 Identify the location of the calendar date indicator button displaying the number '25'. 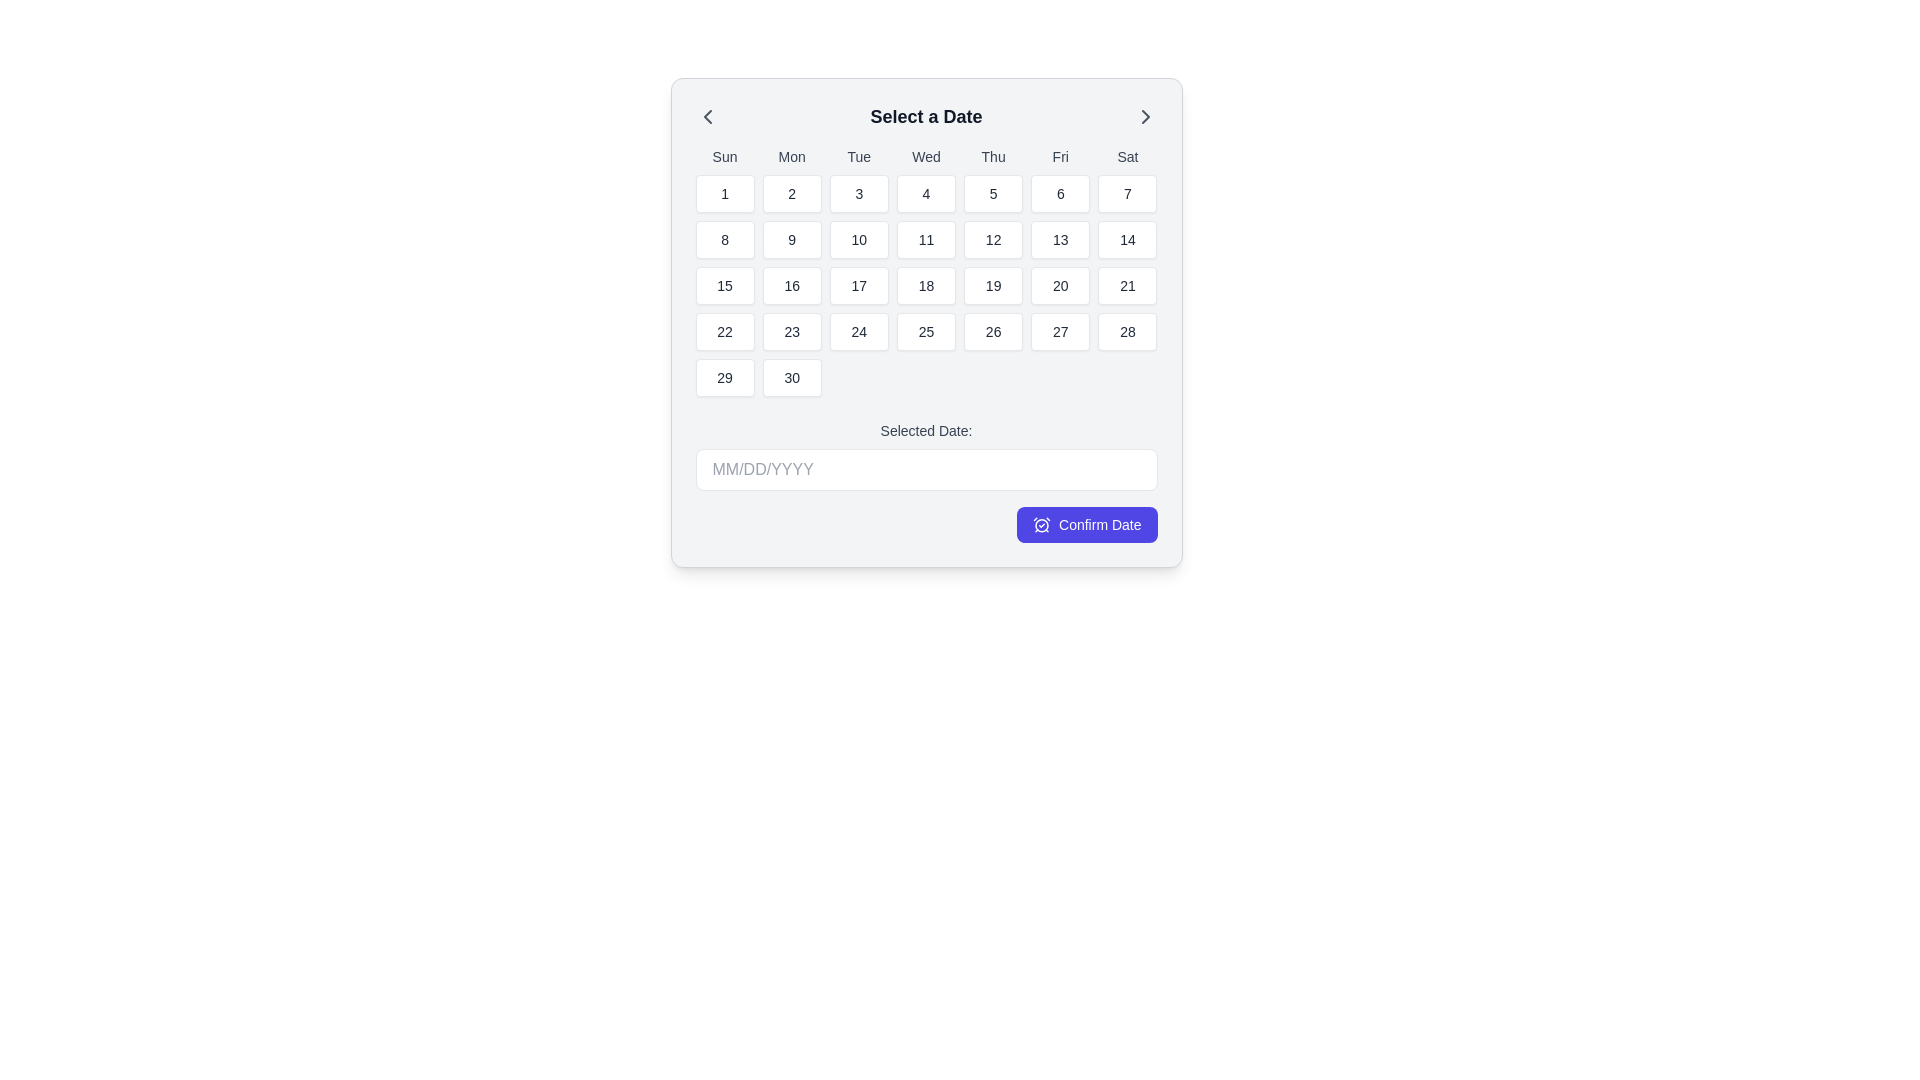
(925, 330).